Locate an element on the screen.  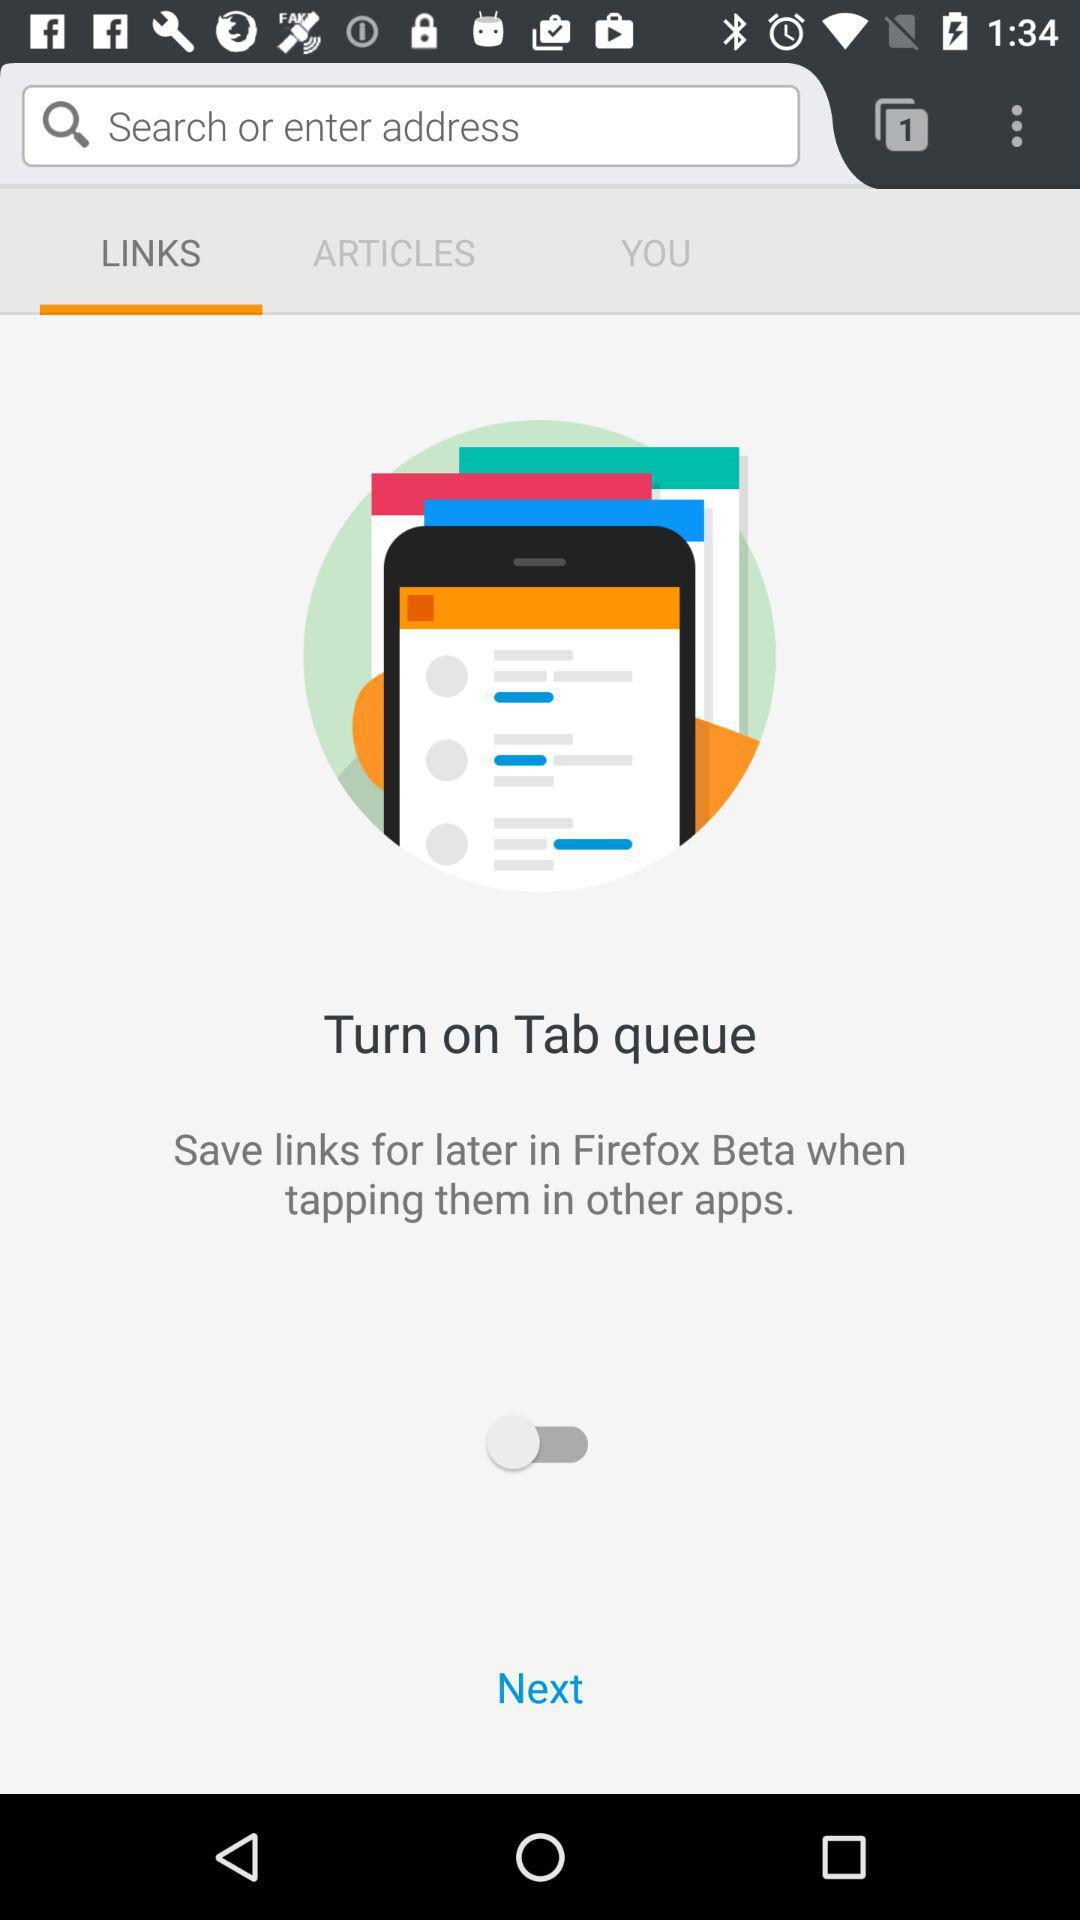
the search bar is located at coordinates (410, 124).